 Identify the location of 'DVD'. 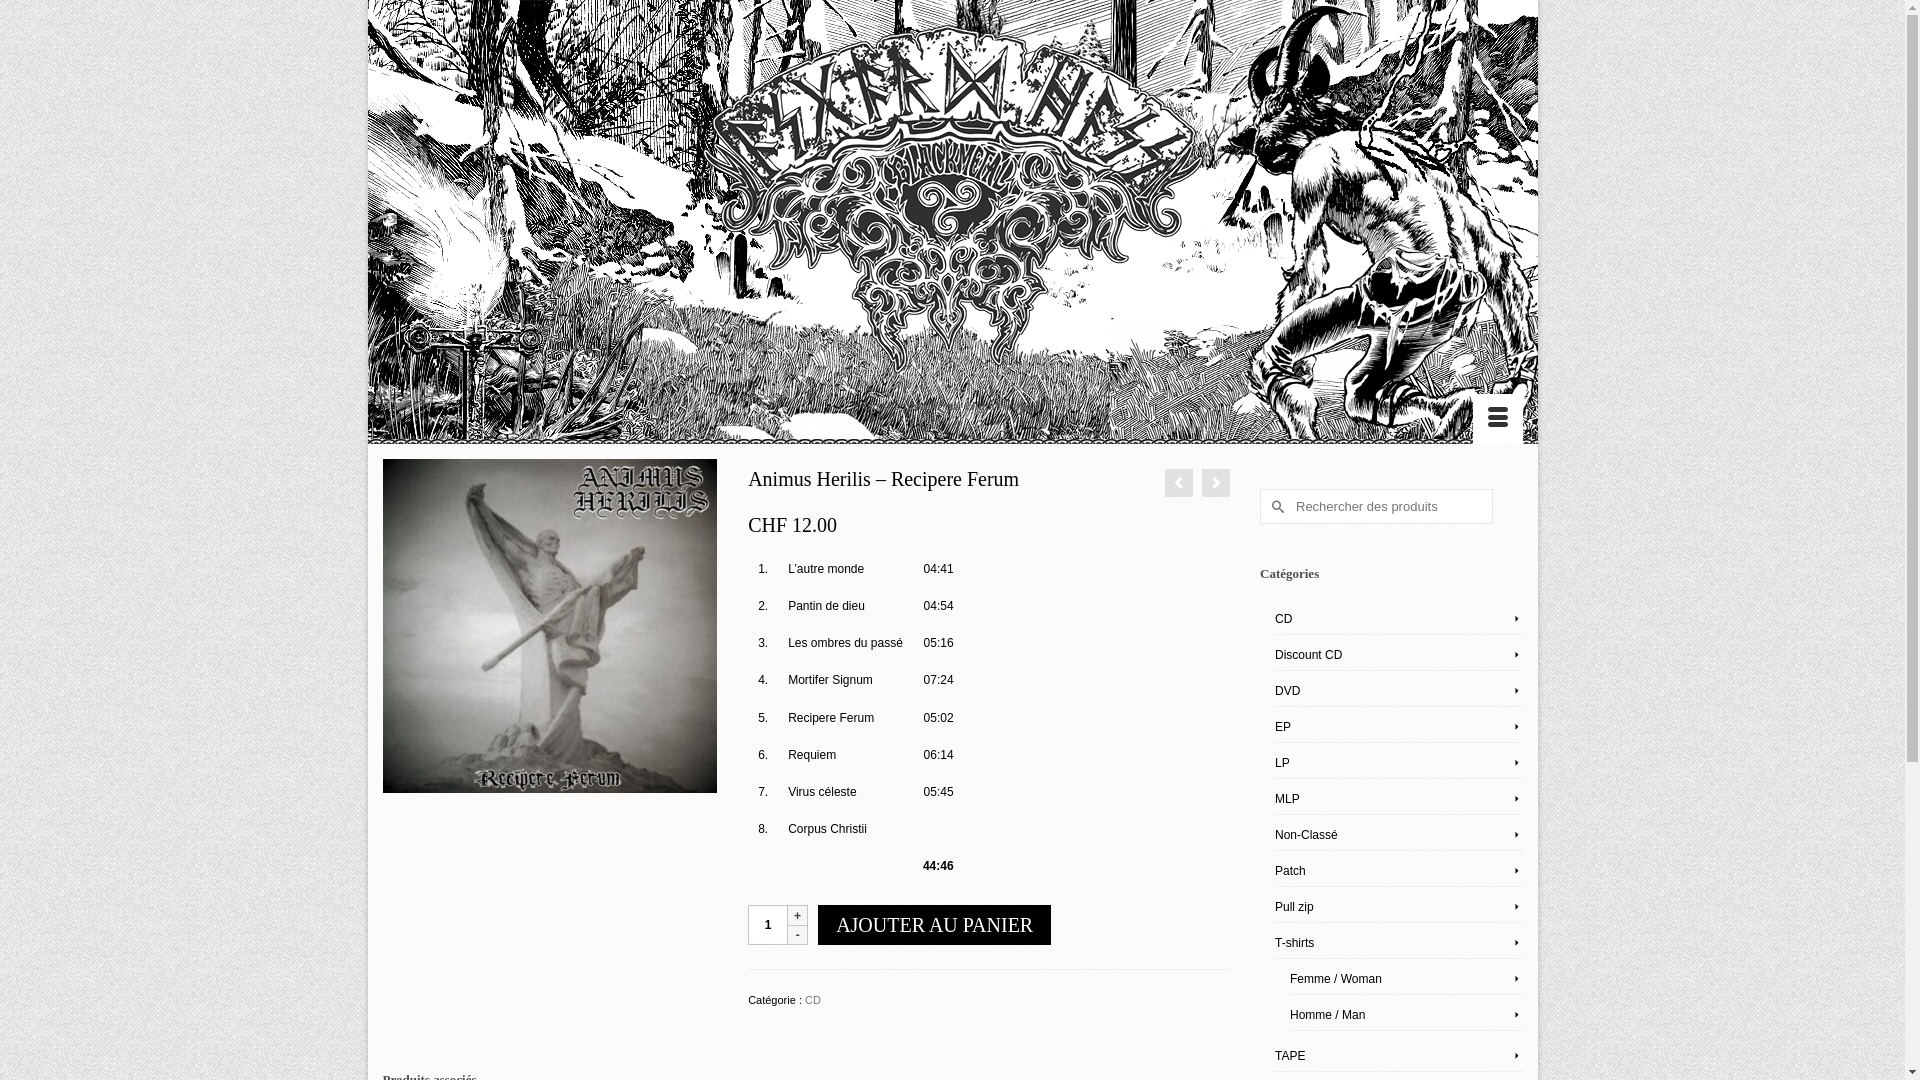
(1274, 690).